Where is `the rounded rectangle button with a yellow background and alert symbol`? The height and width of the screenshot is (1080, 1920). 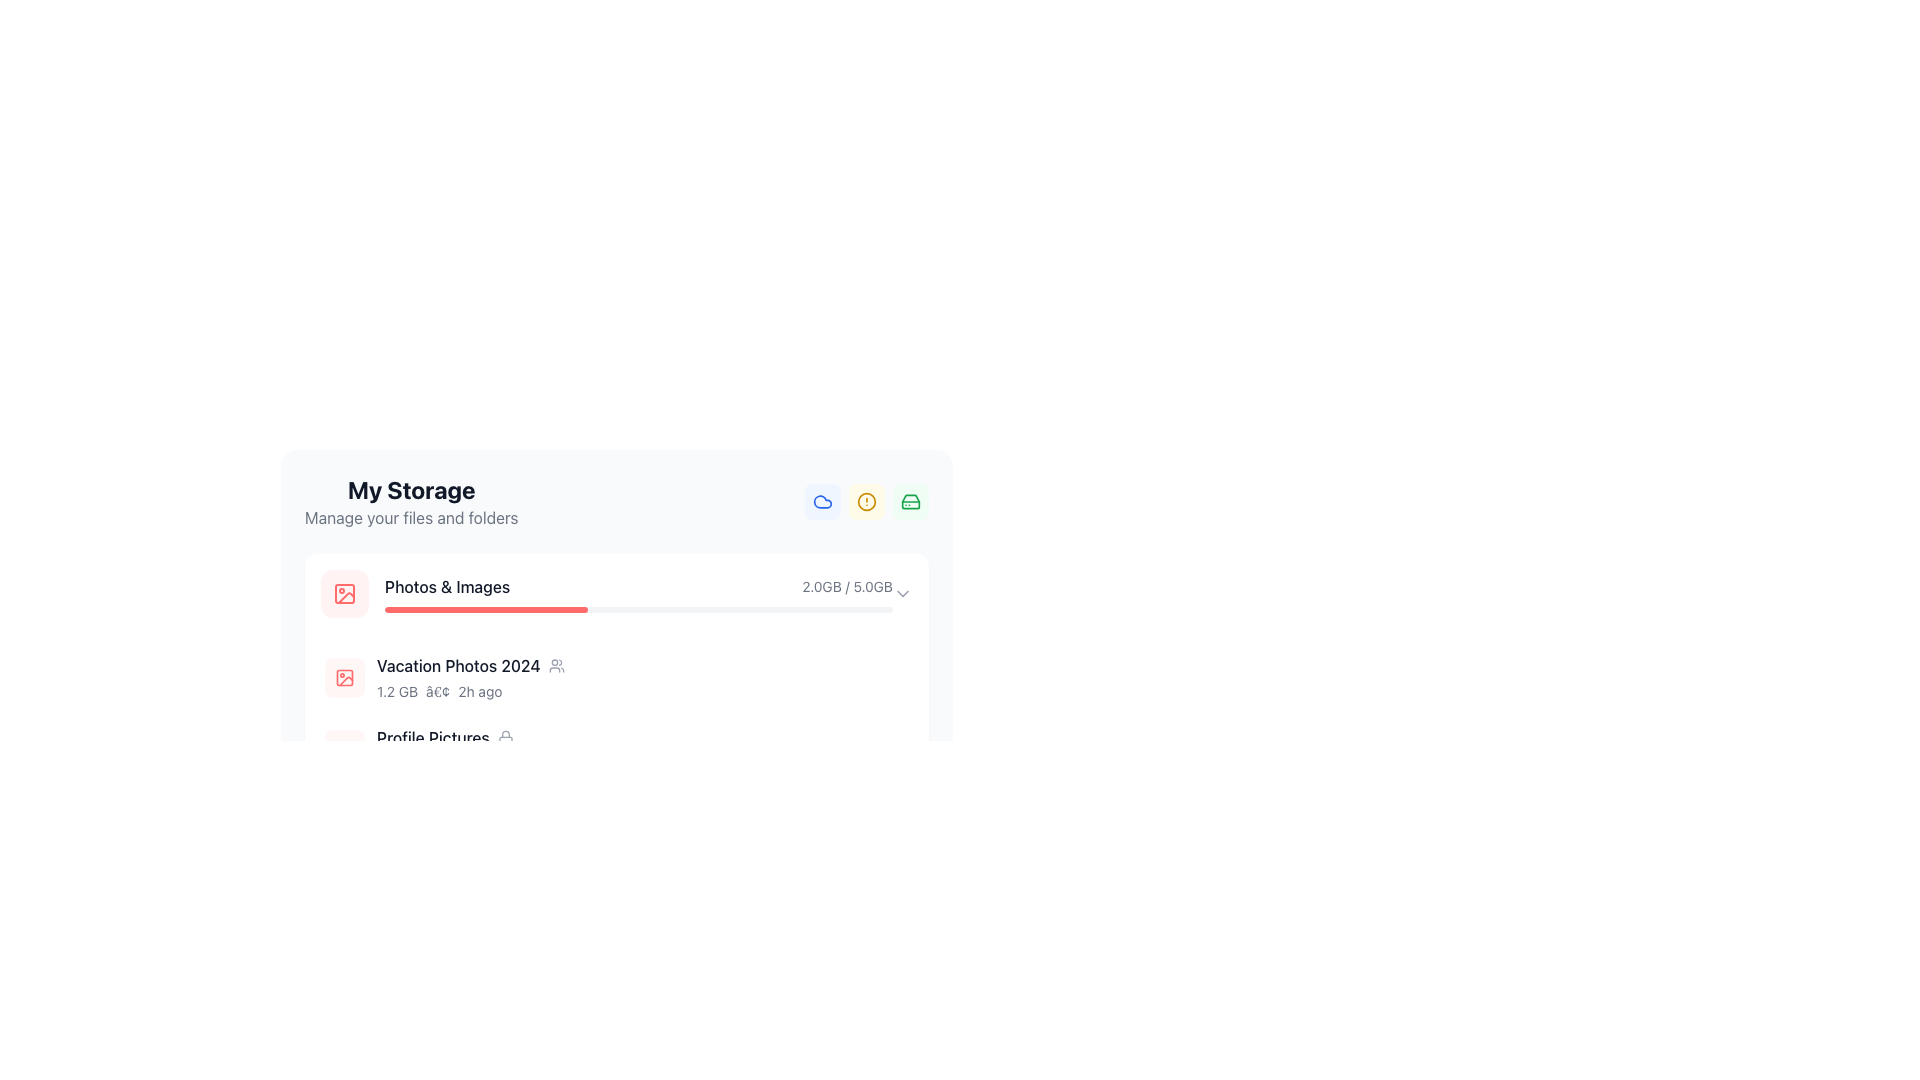
the rounded rectangle button with a yellow background and alert symbol is located at coordinates (867, 500).